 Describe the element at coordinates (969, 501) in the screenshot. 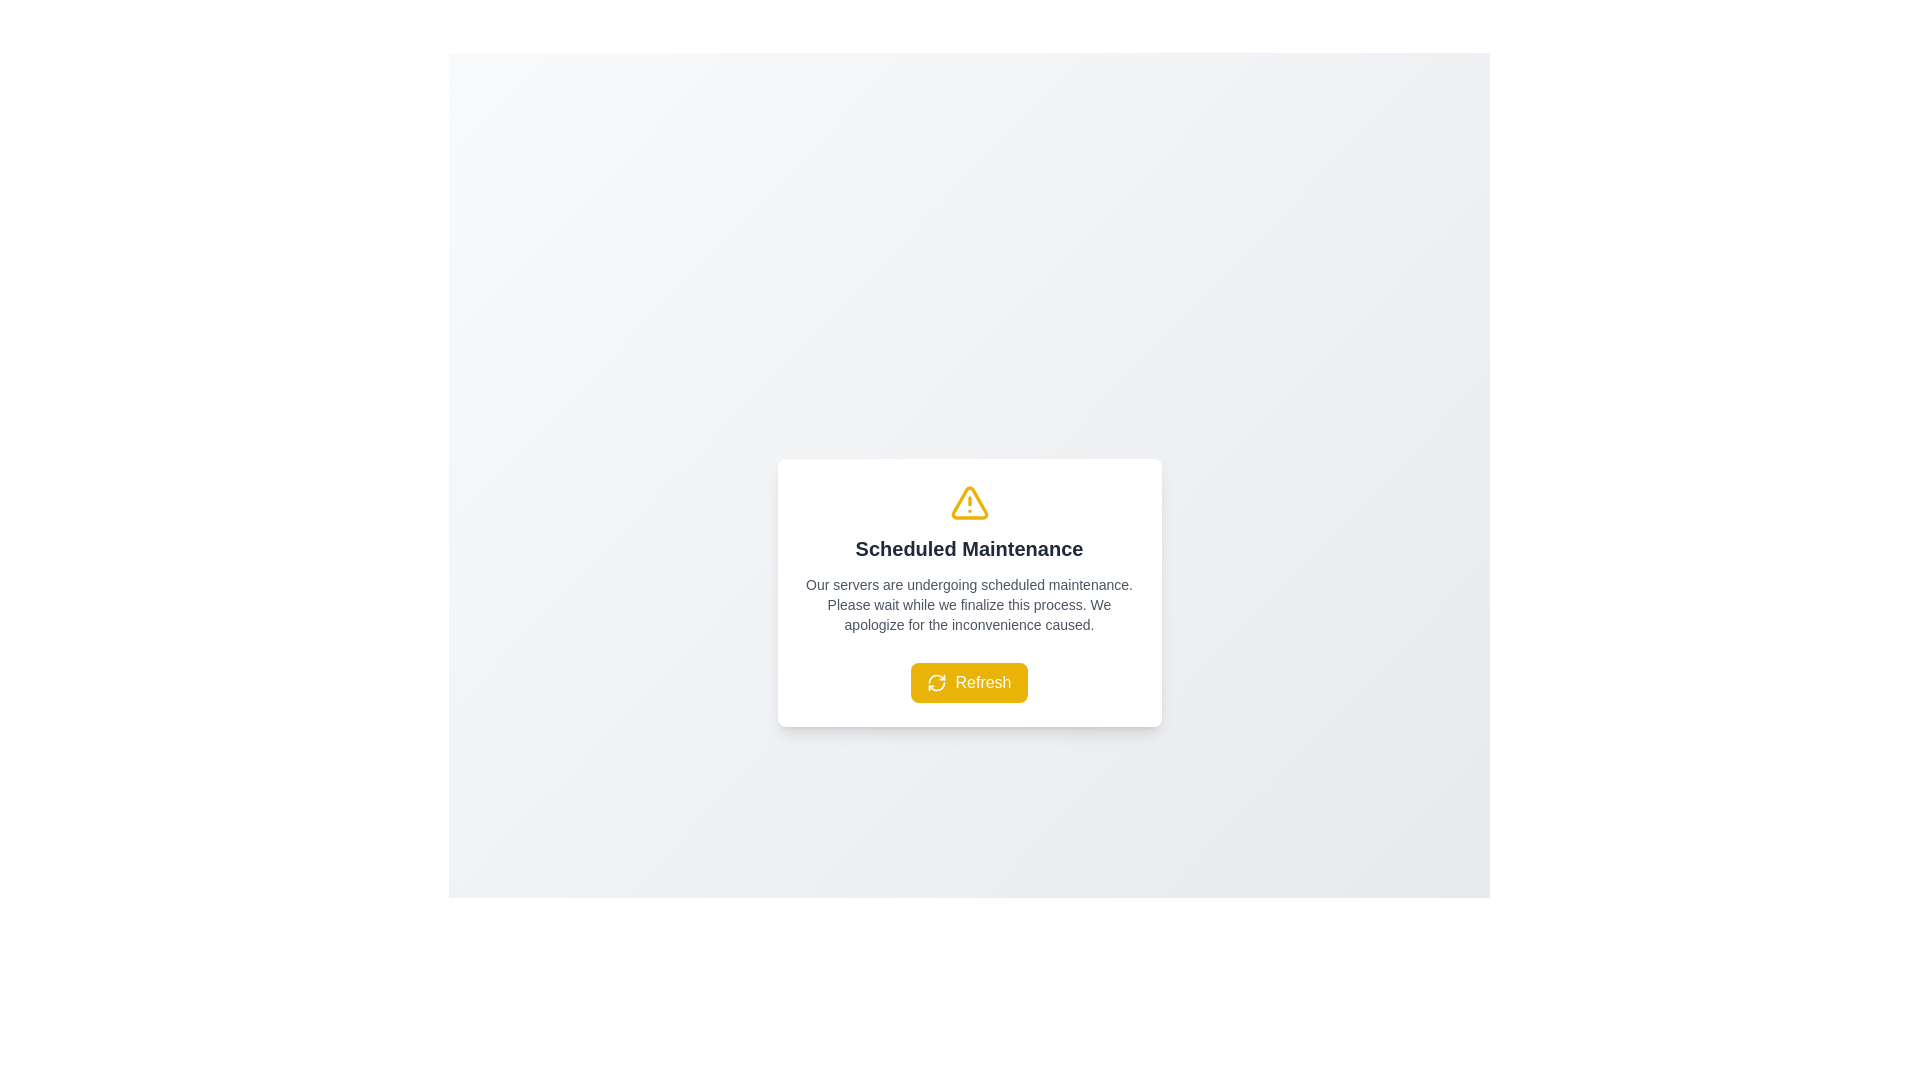

I see `the warning or alert icon located at the center of the alert dialog box above the text 'Scheduled Maintenance' for information` at that location.